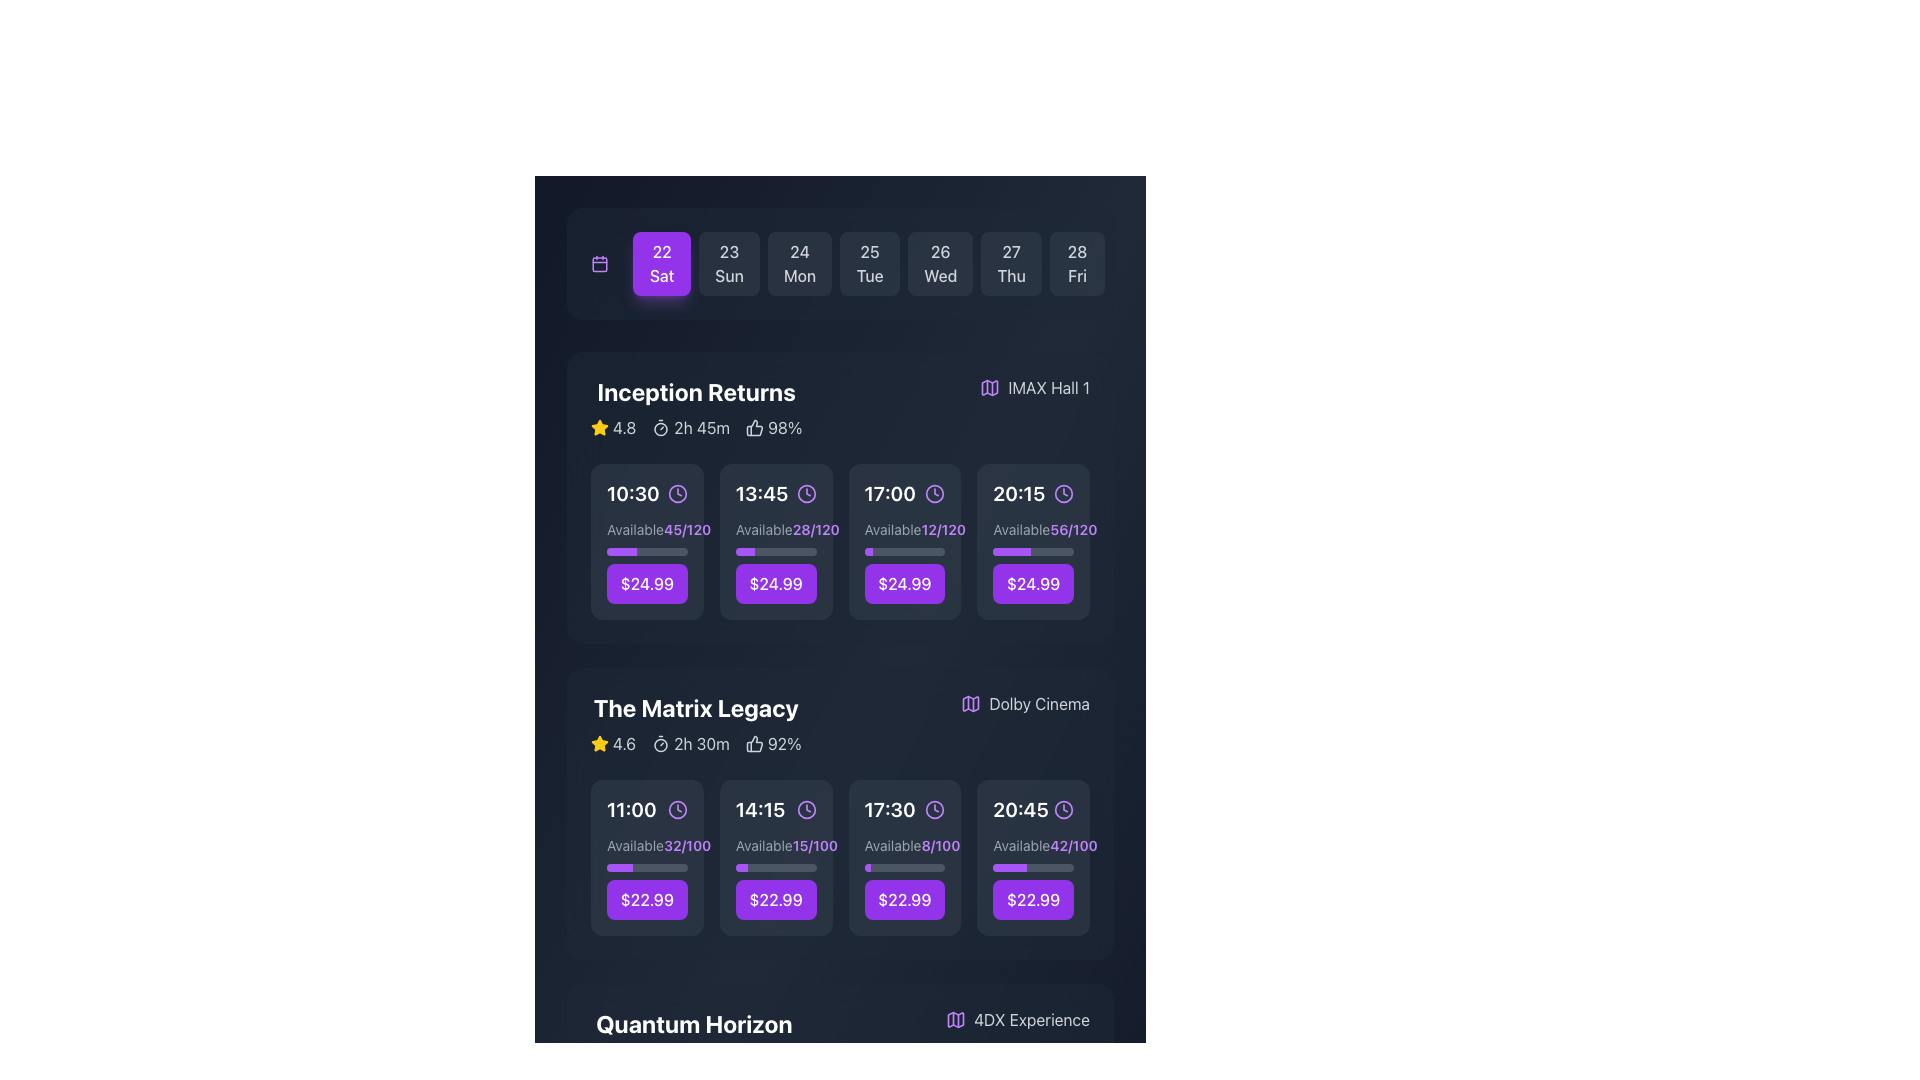 Image resolution: width=1920 pixels, height=1080 pixels. What do you see at coordinates (815, 845) in the screenshot?
I see `the text label displaying '15/100' in bold purple font, located in the second card under 'The Matrix Legacy' section` at bounding box center [815, 845].